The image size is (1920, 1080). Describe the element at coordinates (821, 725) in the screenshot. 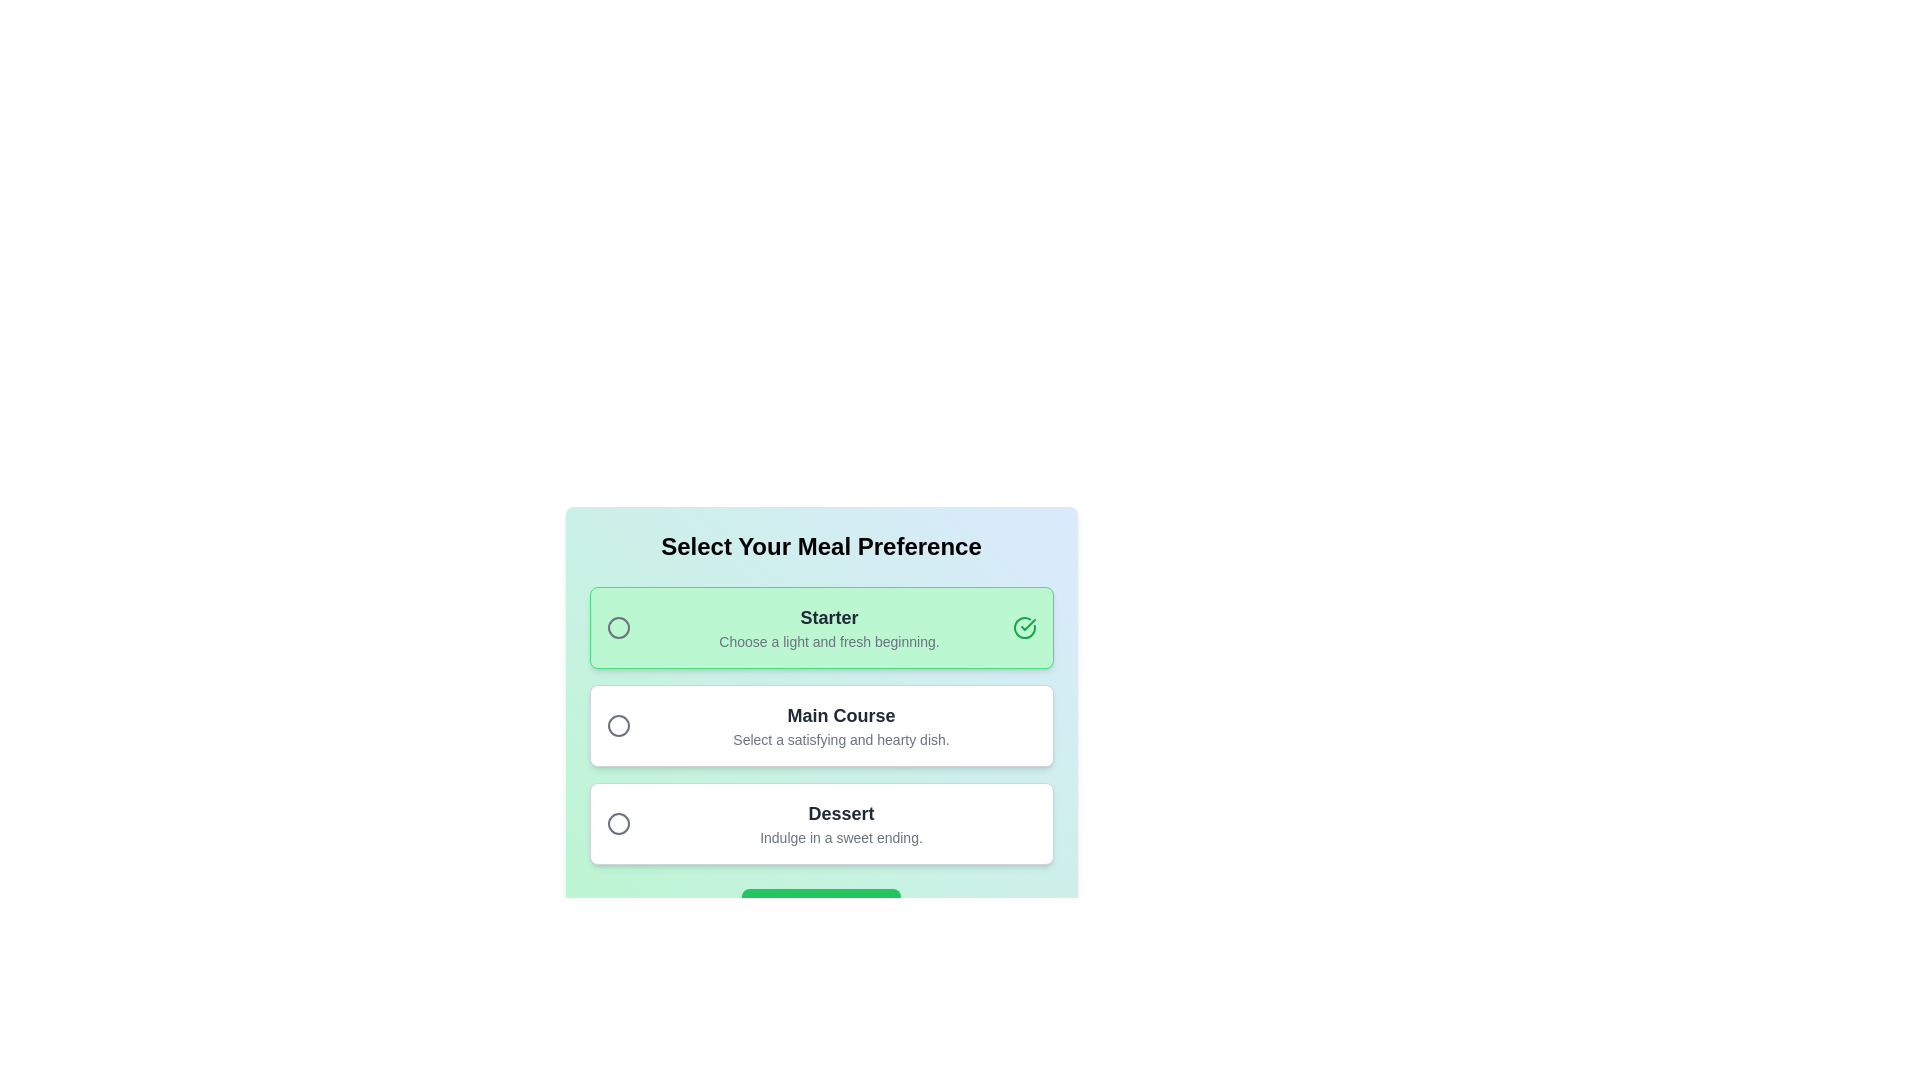

I see `the 'Main Course' button using keyboard tabbing, which is a rectangular button with a white background, featuring a gray circular icon and text describing the dish` at that location.